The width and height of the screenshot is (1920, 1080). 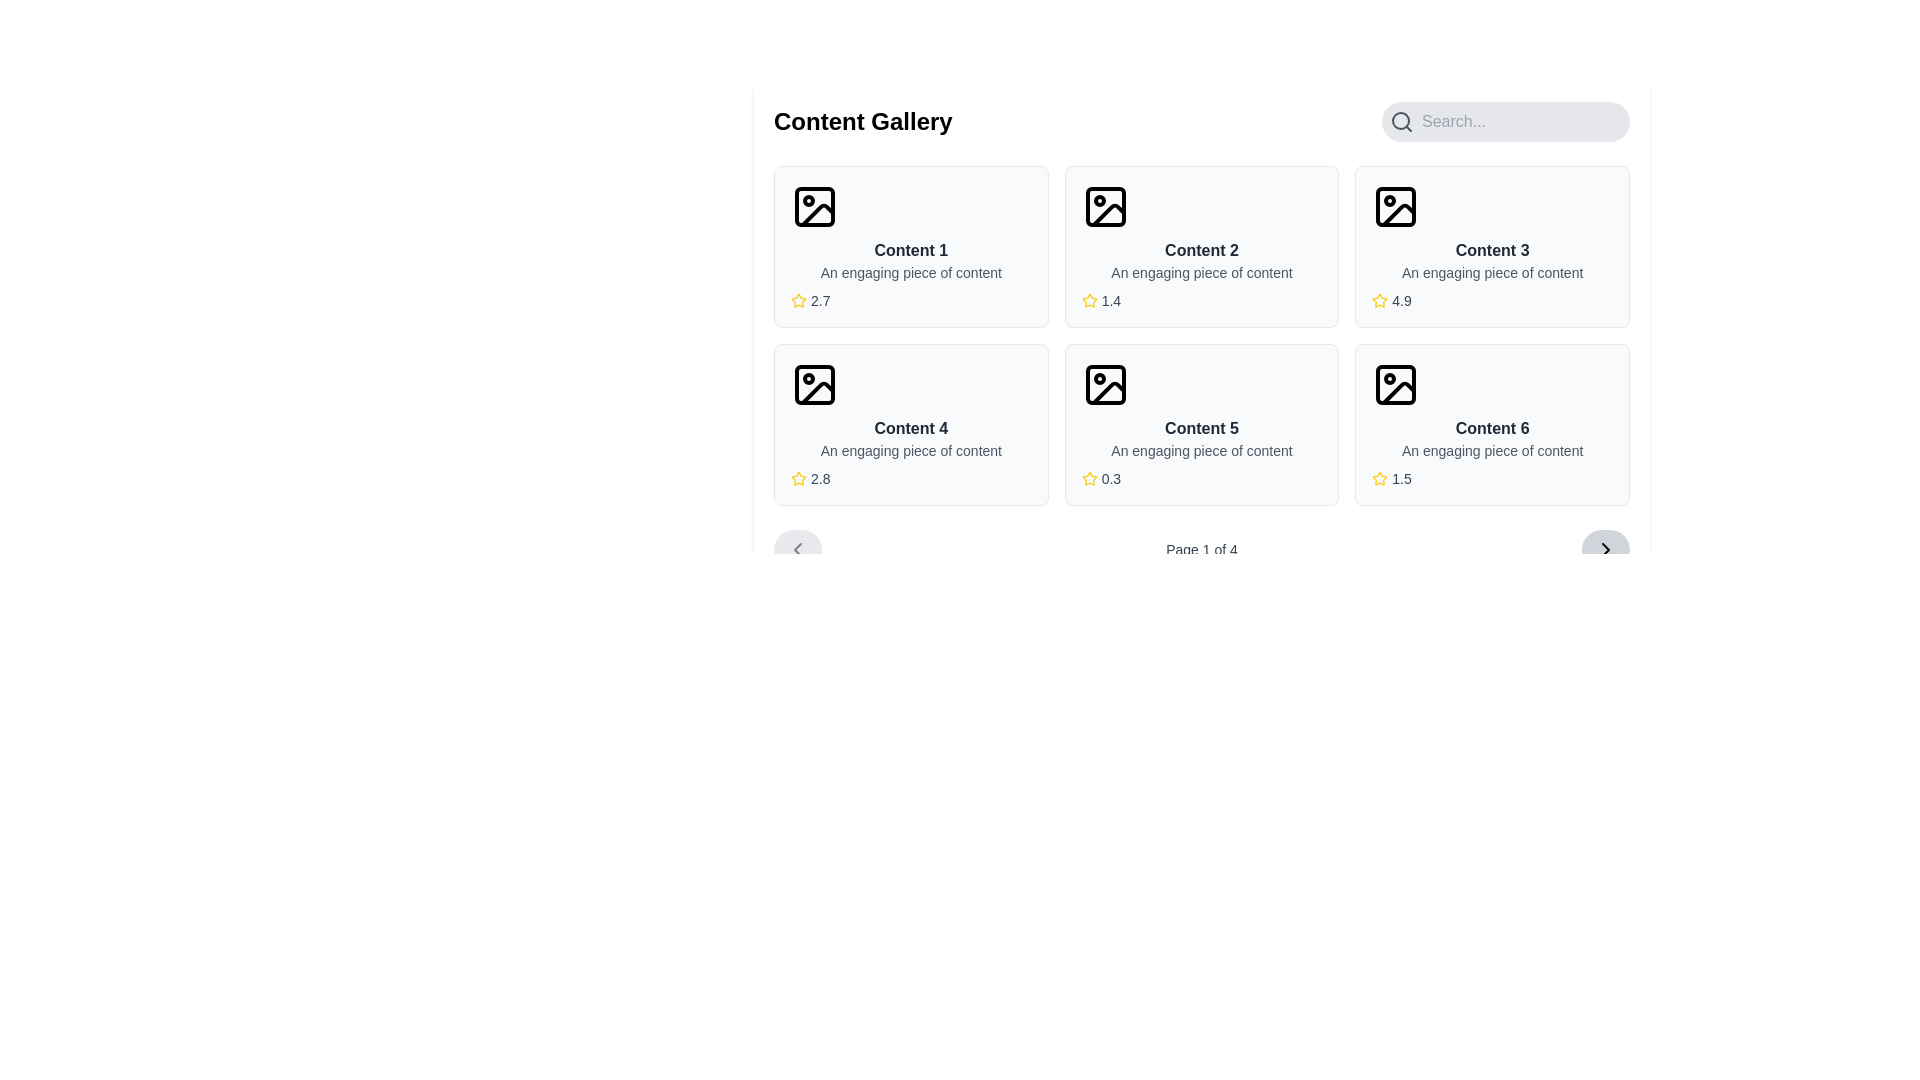 What do you see at coordinates (1110, 478) in the screenshot?
I see `the rating Text label displaying a value of 0.3 for 'Content 5', which is positioned next to a yellow star icon` at bounding box center [1110, 478].